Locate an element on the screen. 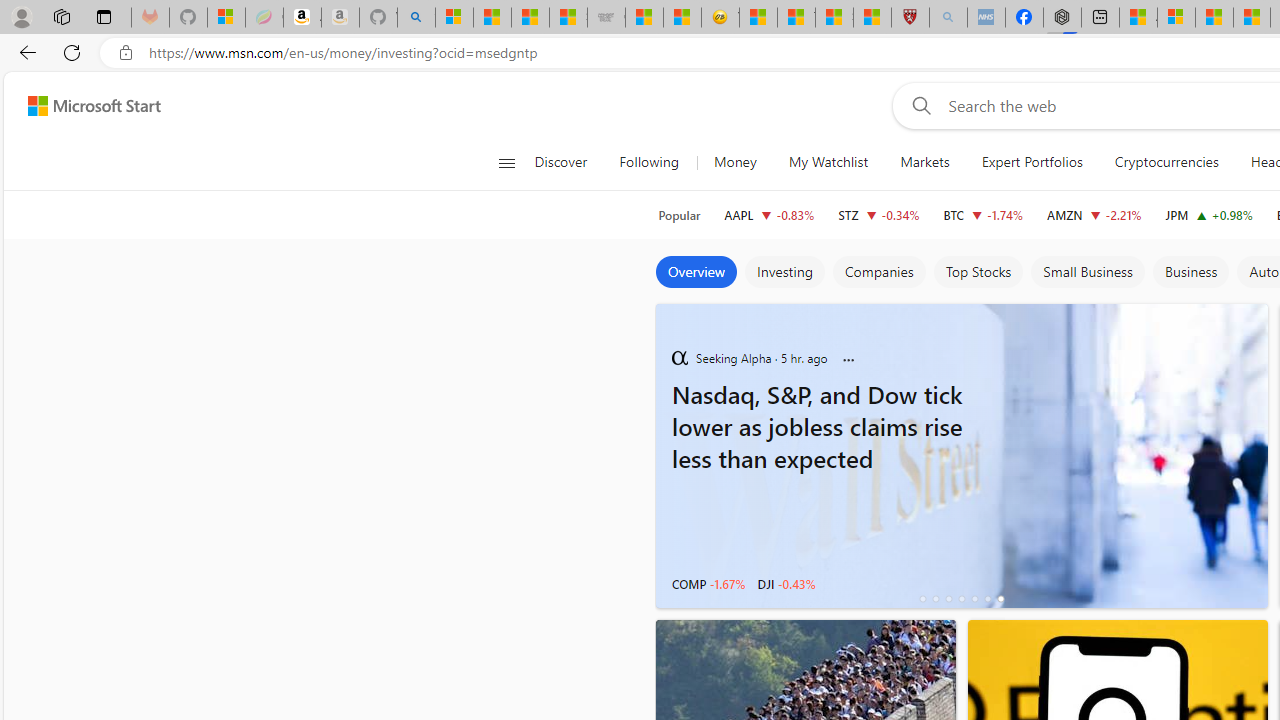 The height and width of the screenshot is (720, 1280). 'Microsoft-Report a Concern to Bing' is located at coordinates (225, 17).